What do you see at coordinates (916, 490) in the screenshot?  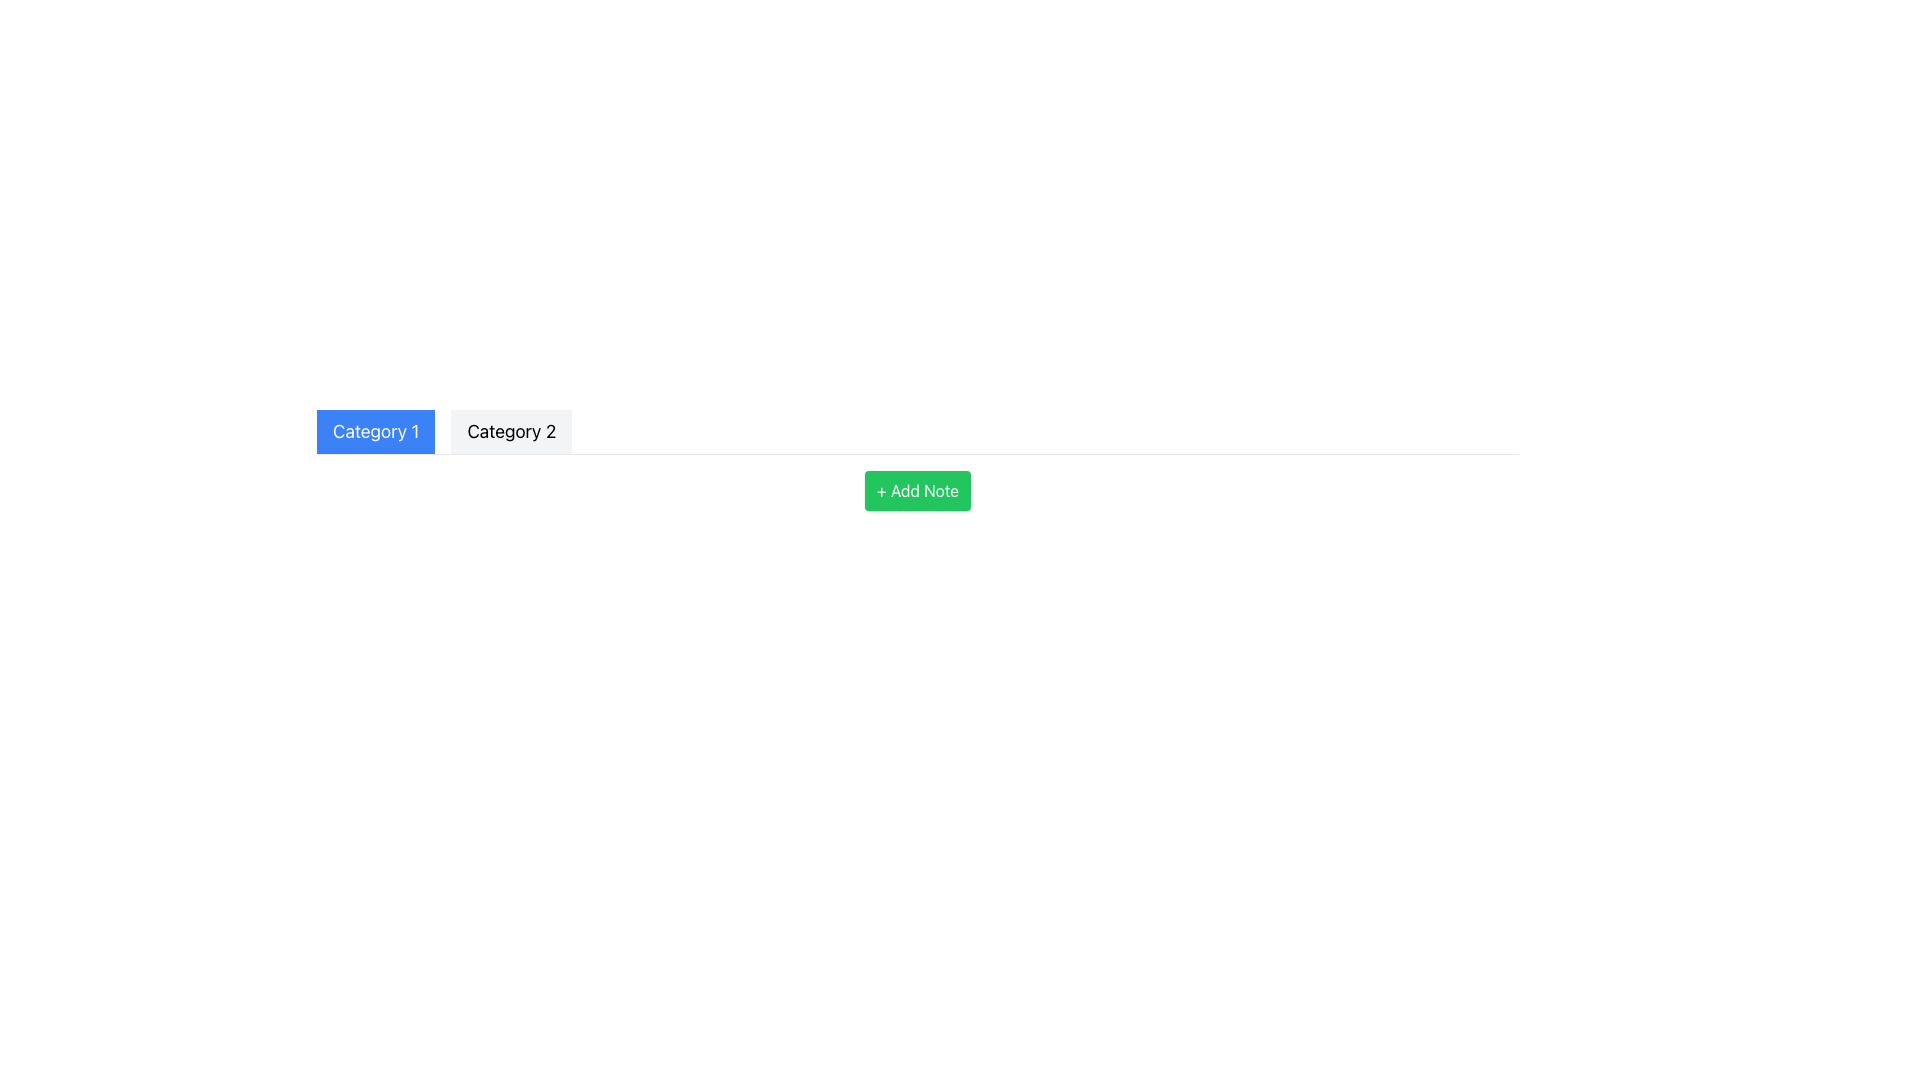 I see `the green button with rounded edges labeled '+ Add Note' to observe the style change` at bounding box center [916, 490].